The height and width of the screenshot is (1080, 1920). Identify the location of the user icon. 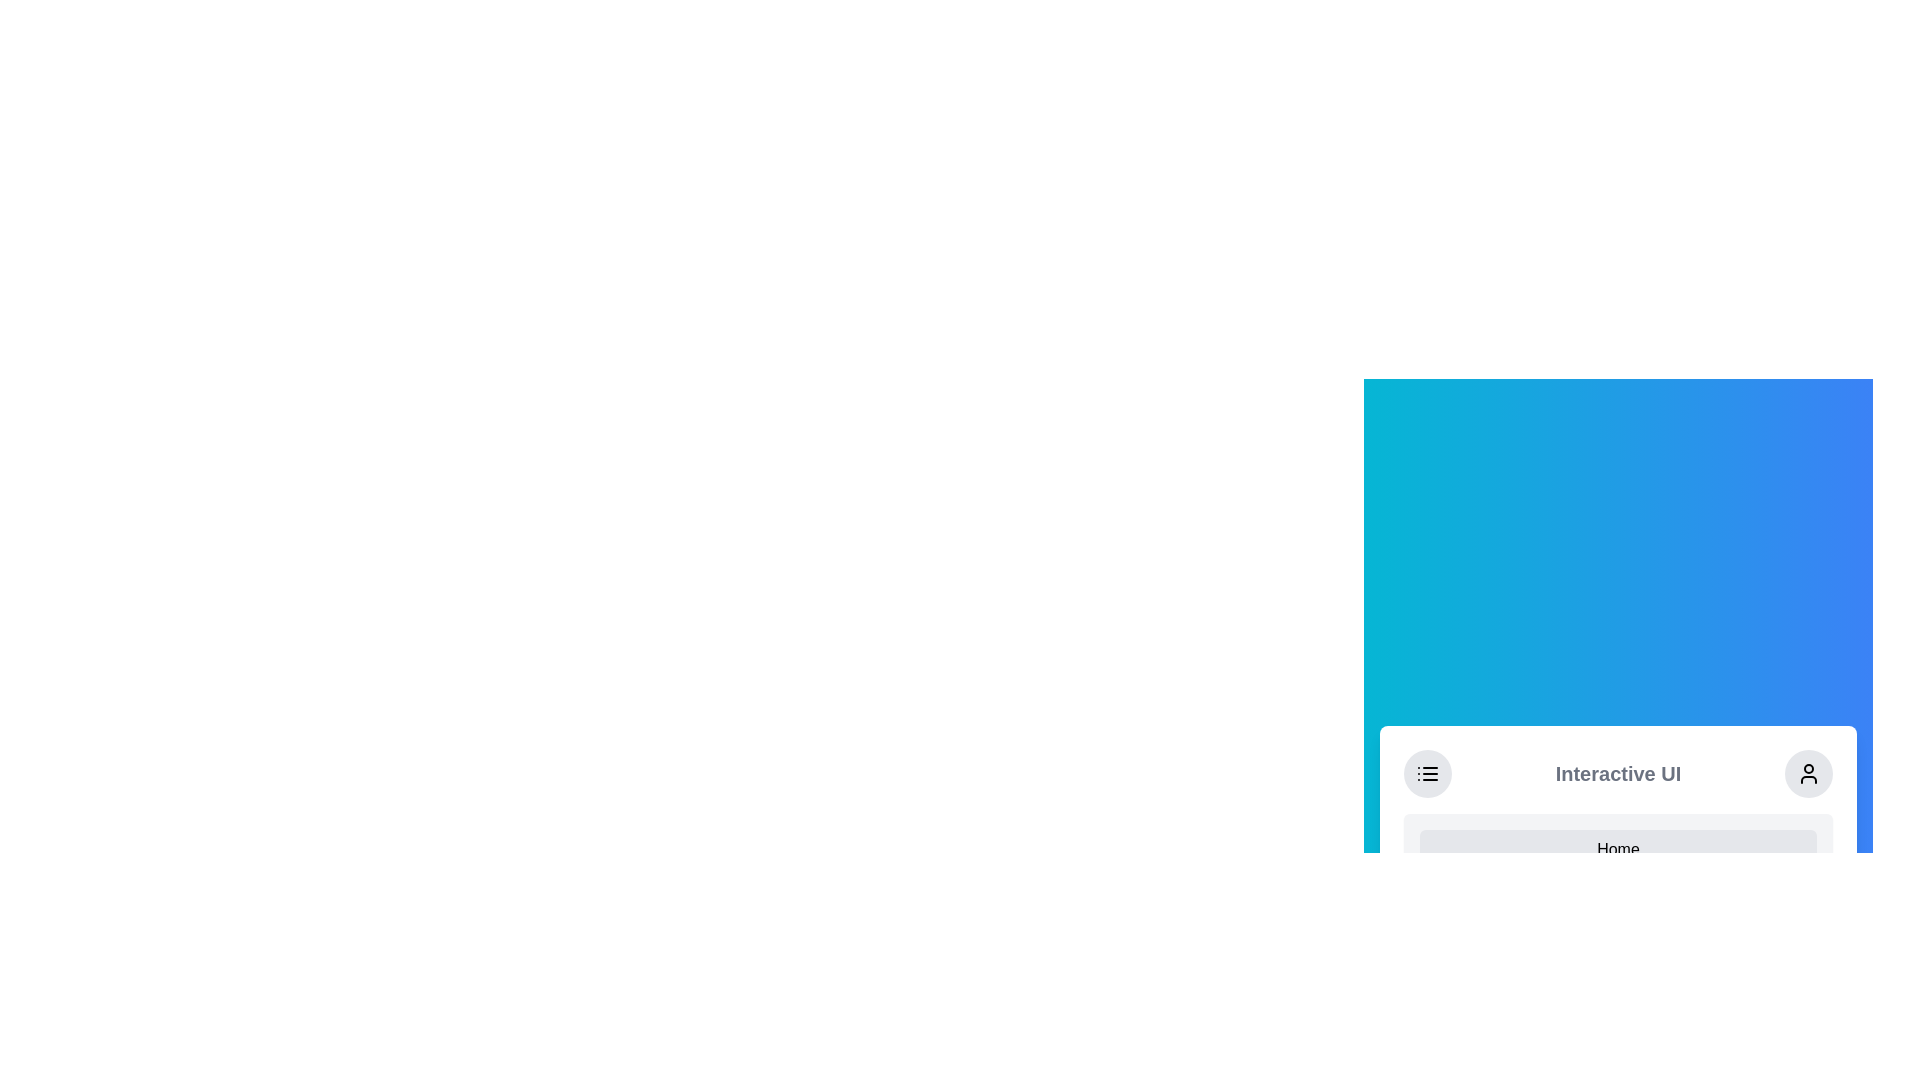
(1809, 773).